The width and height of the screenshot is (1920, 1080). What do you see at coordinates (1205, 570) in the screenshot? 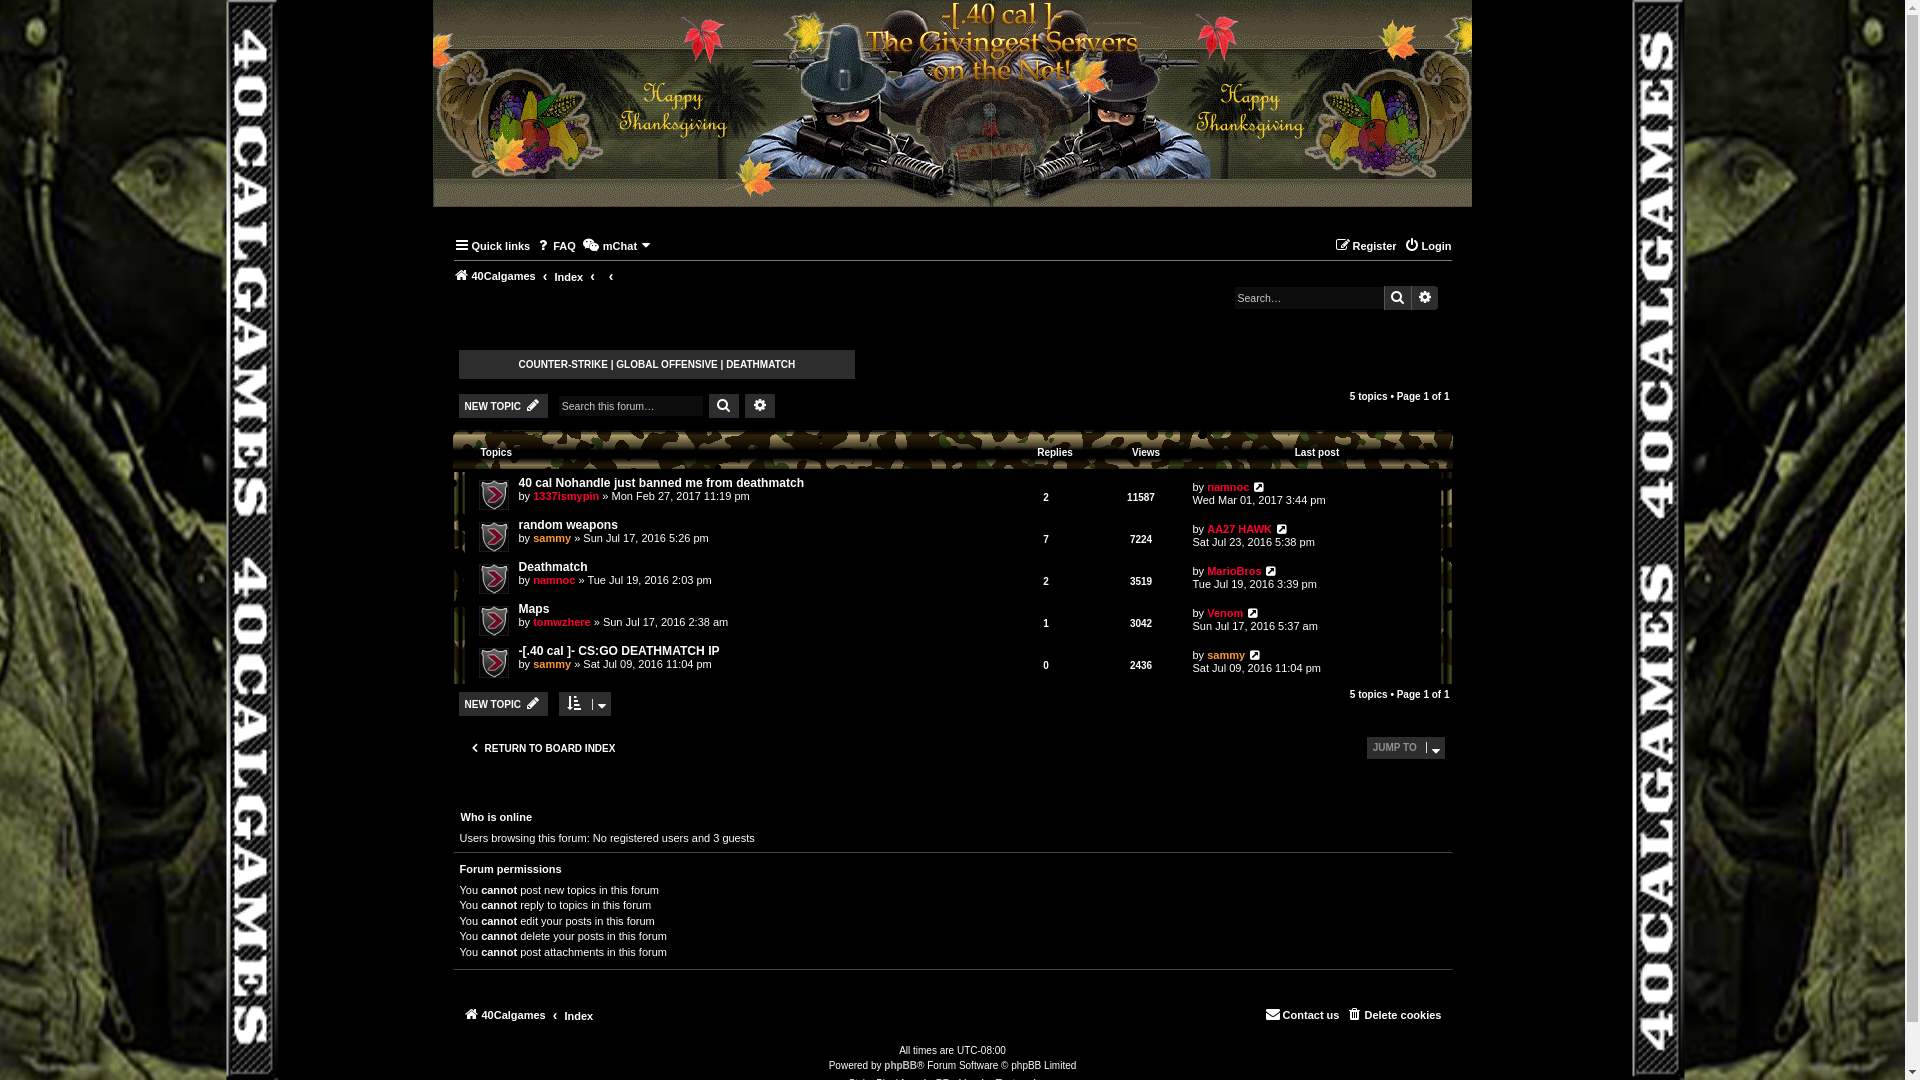
I see `'MarioBros'` at bounding box center [1205, 570].